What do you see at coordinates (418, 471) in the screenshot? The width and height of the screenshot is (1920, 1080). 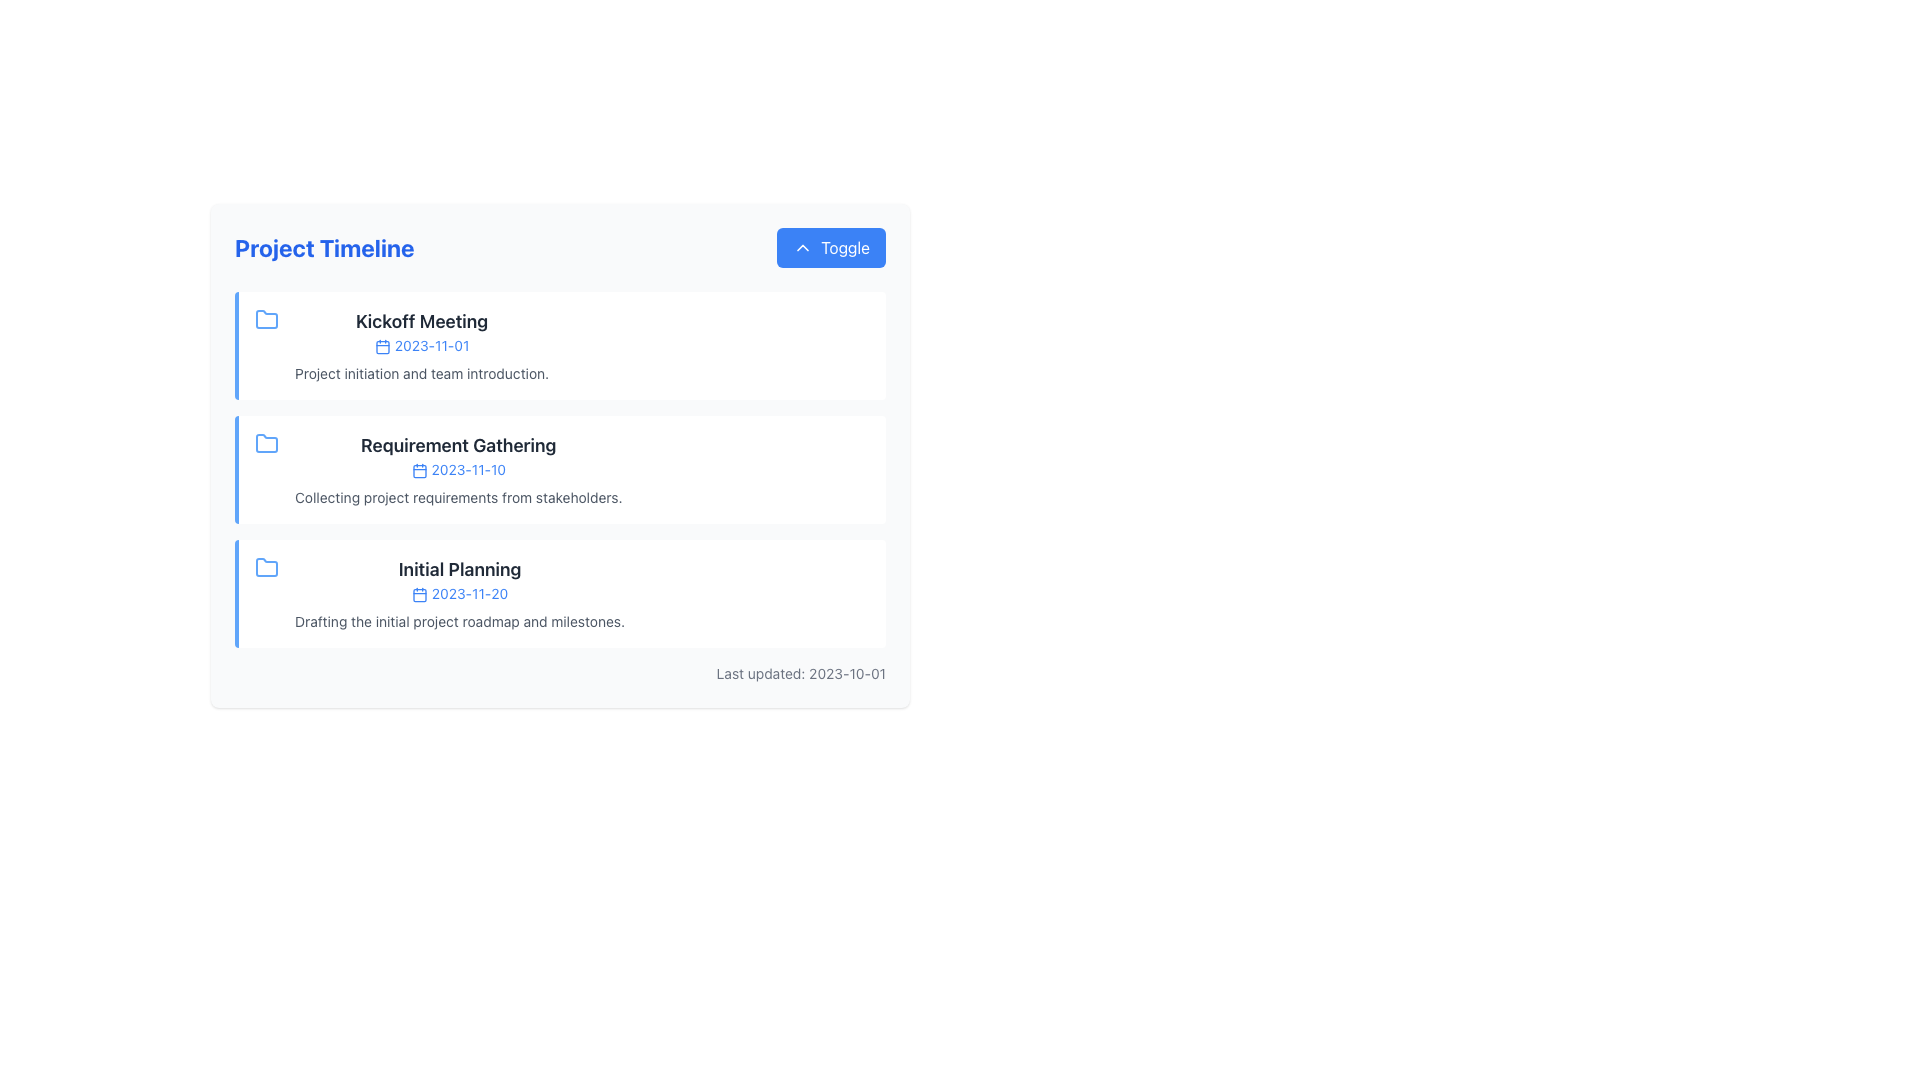 I see `the small blue calendar icon located to the left of the date '2023-11-10' in the 'Requirement Gathering' row of the timeline interface` at bounding box center [418, 471].